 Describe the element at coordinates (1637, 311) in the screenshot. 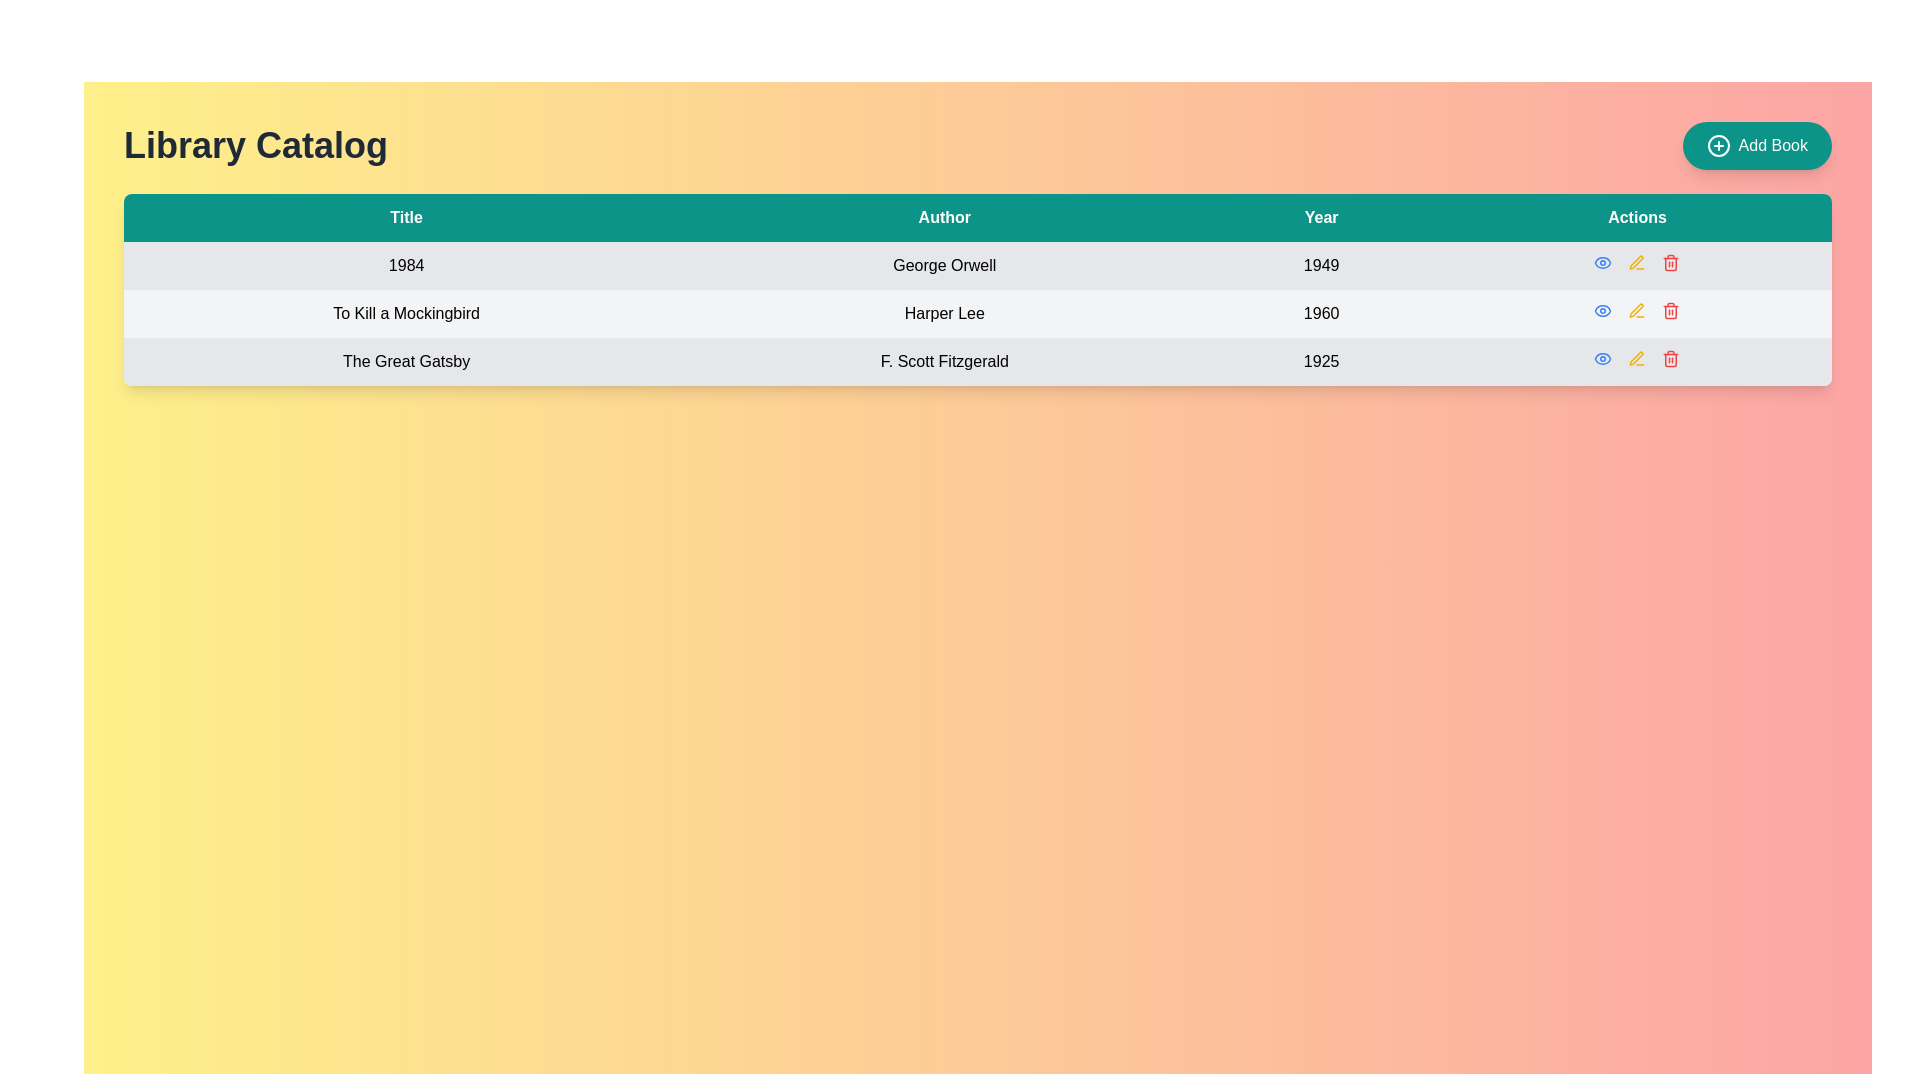

I see `the yellow pencil icon for editing functionalities located in the 'Actions' column of the library catalog table, specifically in the row for 'To Kill a Mockingbird'` at that location.